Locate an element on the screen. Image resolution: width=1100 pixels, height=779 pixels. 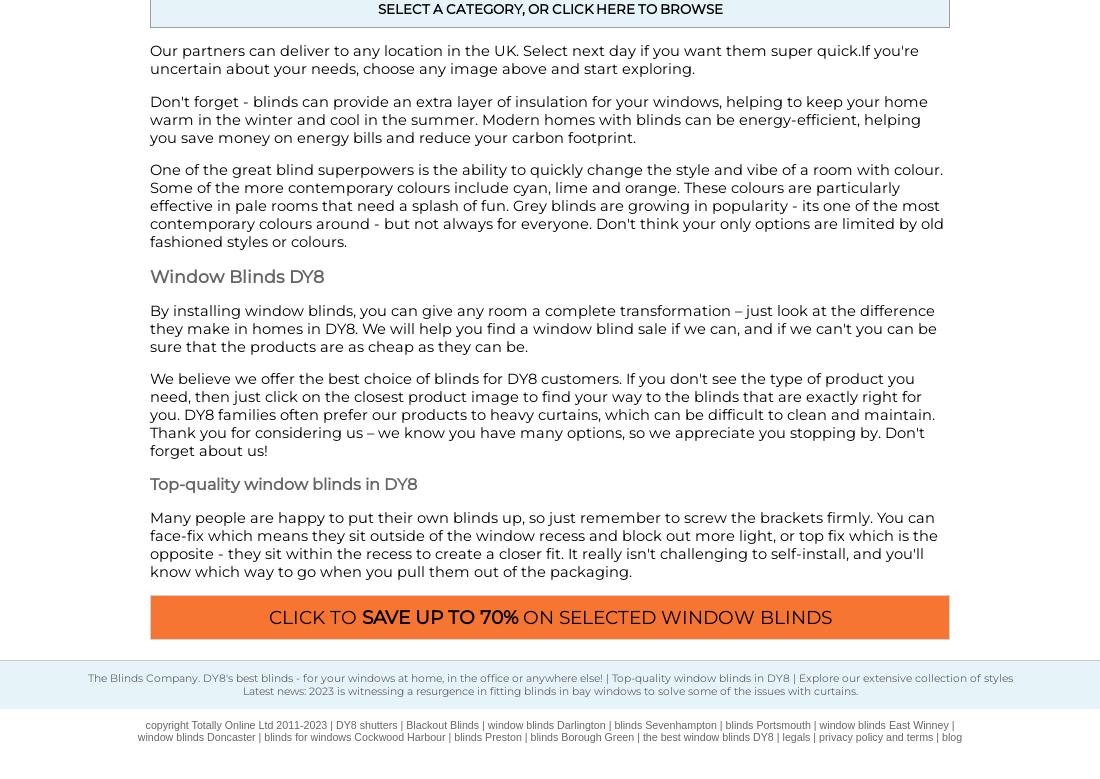
'blinds for windows Cockwood Harbour' is located at coordinates (354, 736).